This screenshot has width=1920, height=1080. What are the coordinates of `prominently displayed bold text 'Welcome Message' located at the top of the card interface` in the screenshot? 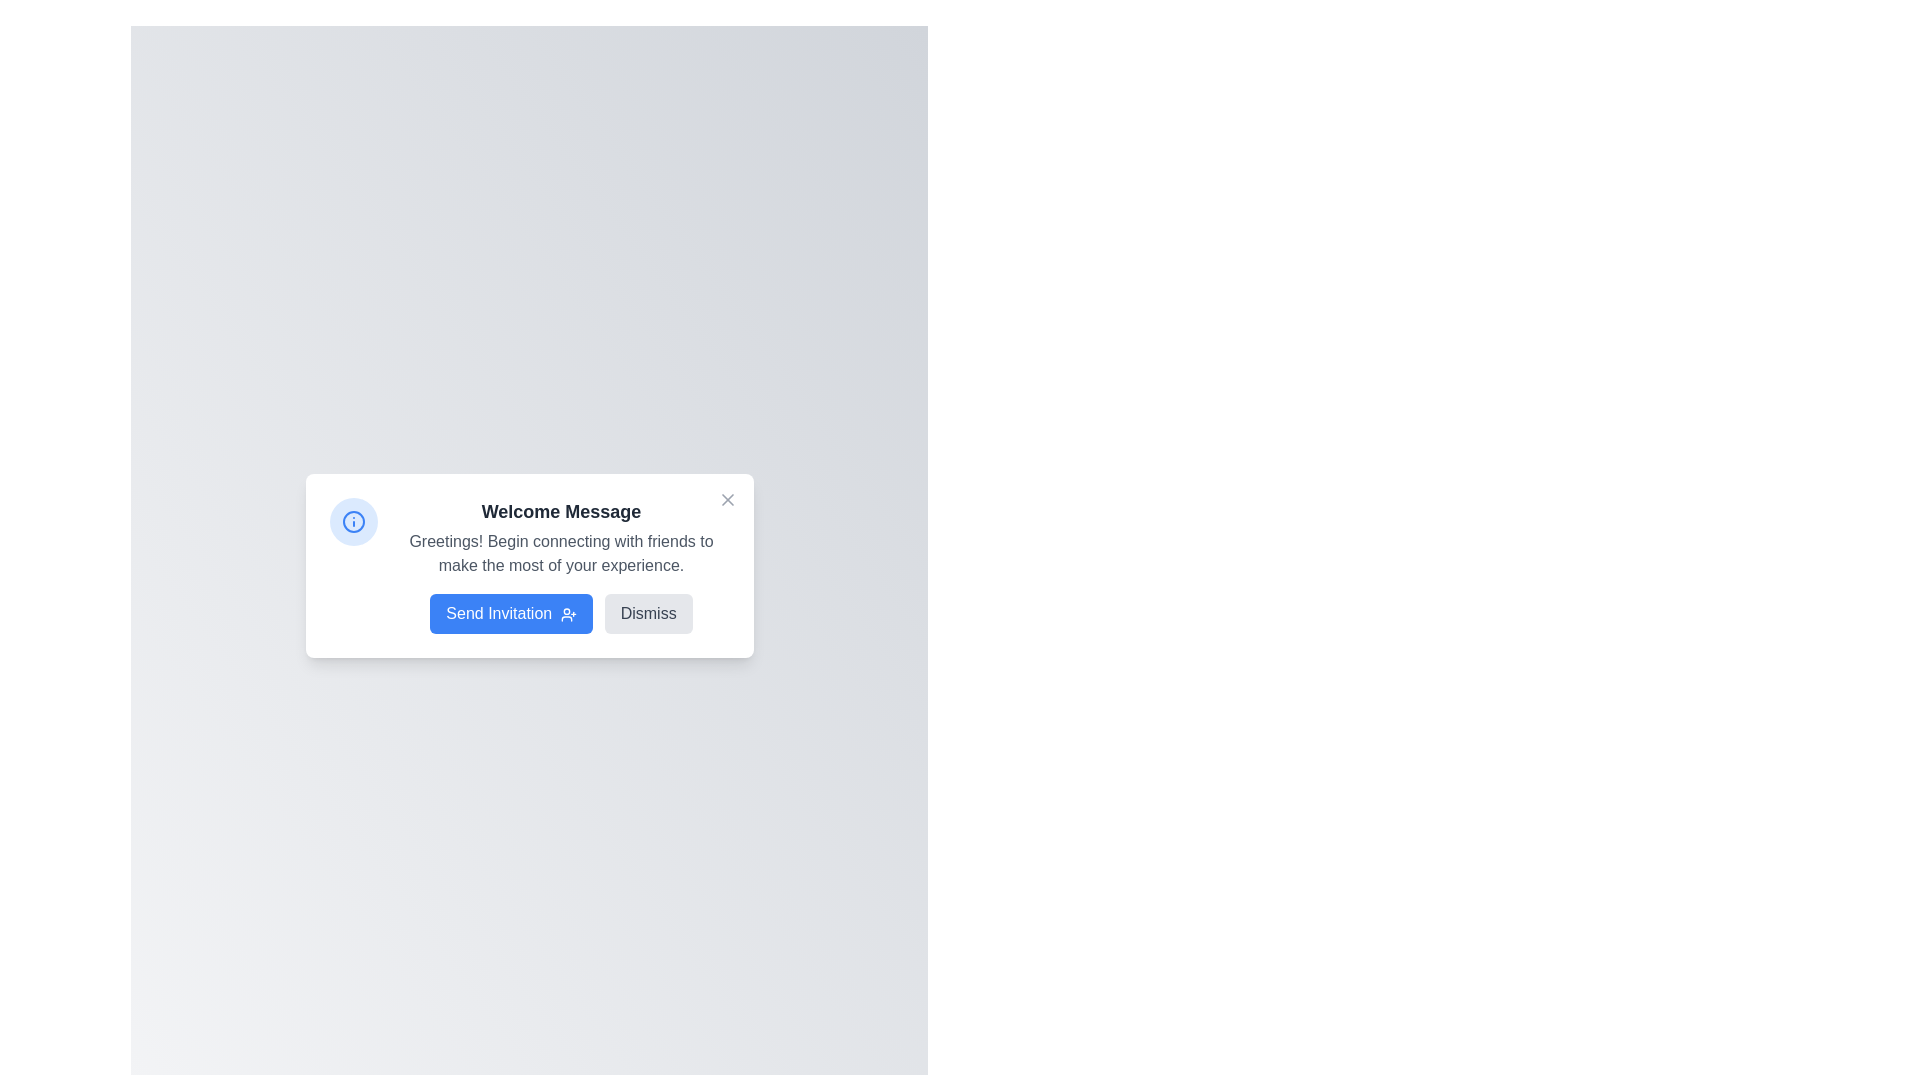 It's located at (560, 511).